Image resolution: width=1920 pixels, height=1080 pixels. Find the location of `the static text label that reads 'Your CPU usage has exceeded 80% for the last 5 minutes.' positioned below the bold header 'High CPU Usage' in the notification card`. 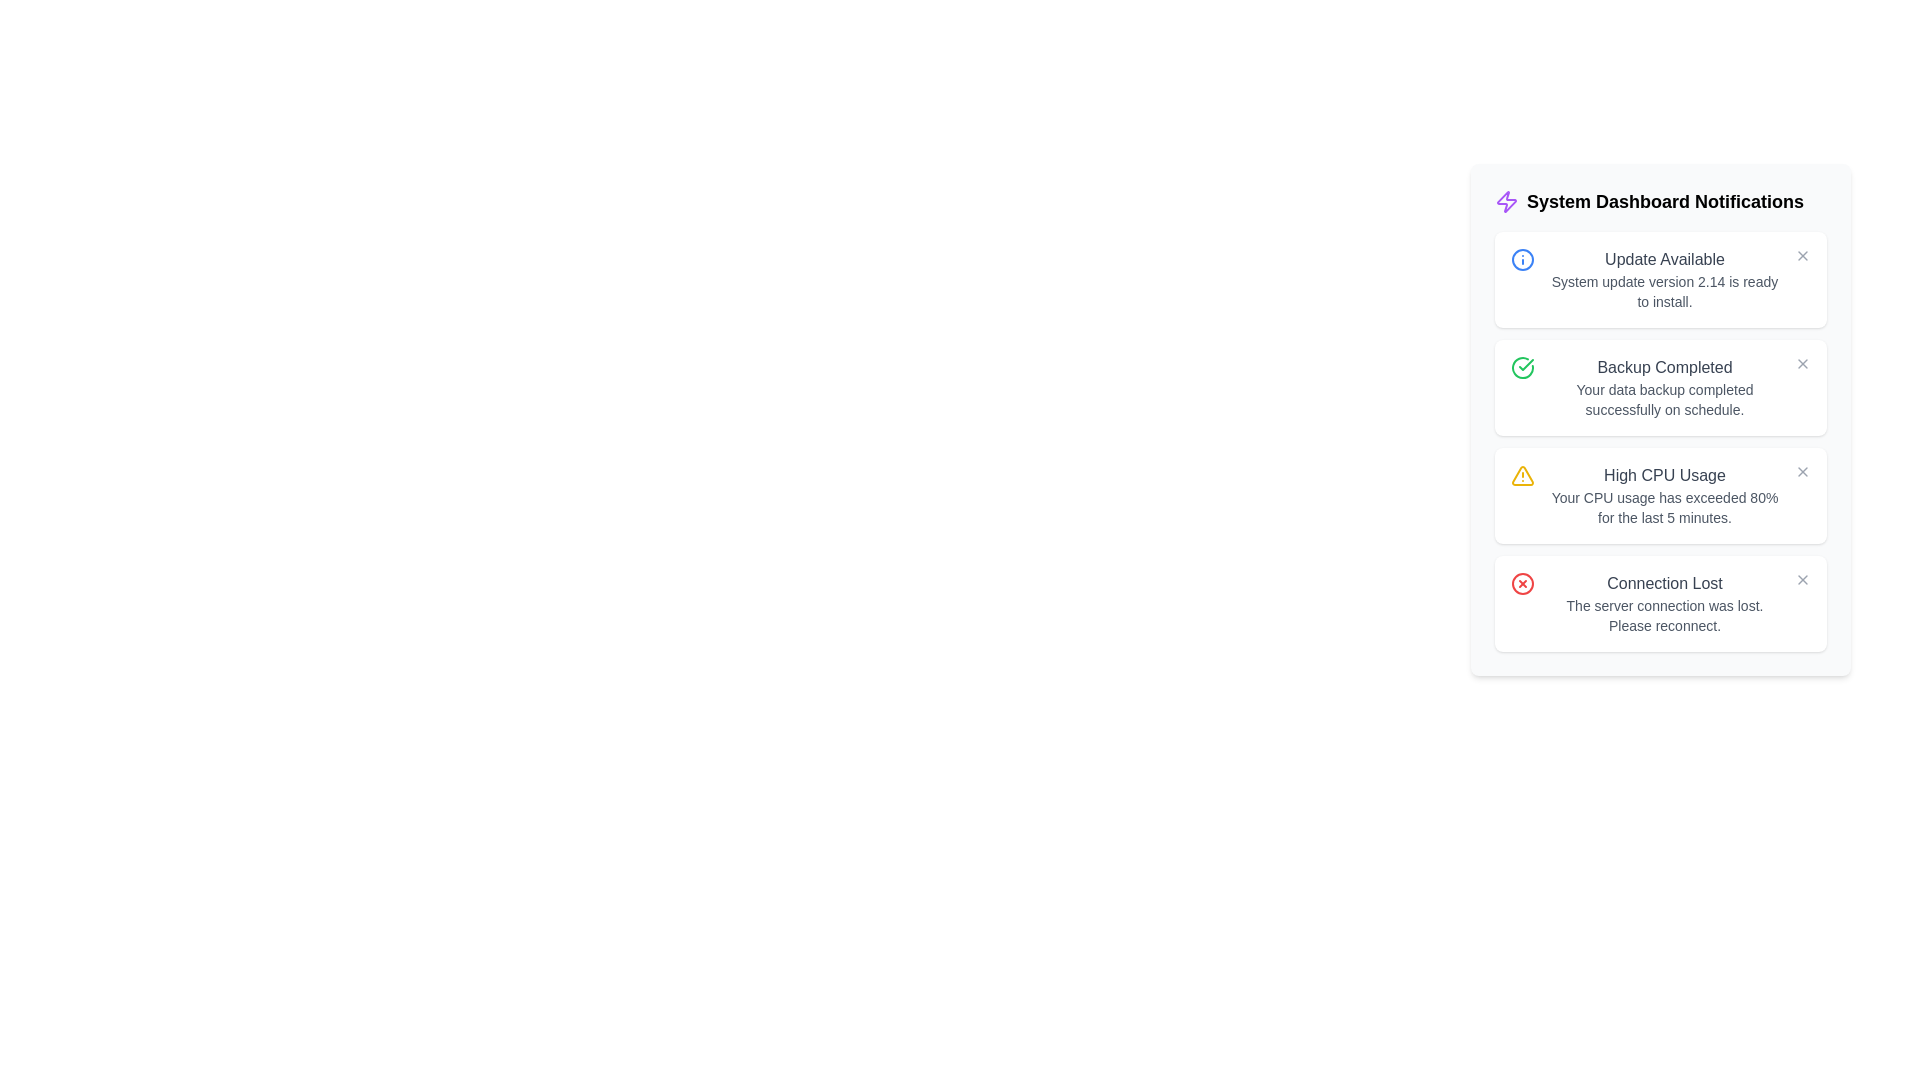

the static text label that reads 'Your CPU usage has exceeded 80% for the last 5 minutes.' positioned below the bold header 'High CPU Usage' in the notification card is located at coordinates (1665, 507).